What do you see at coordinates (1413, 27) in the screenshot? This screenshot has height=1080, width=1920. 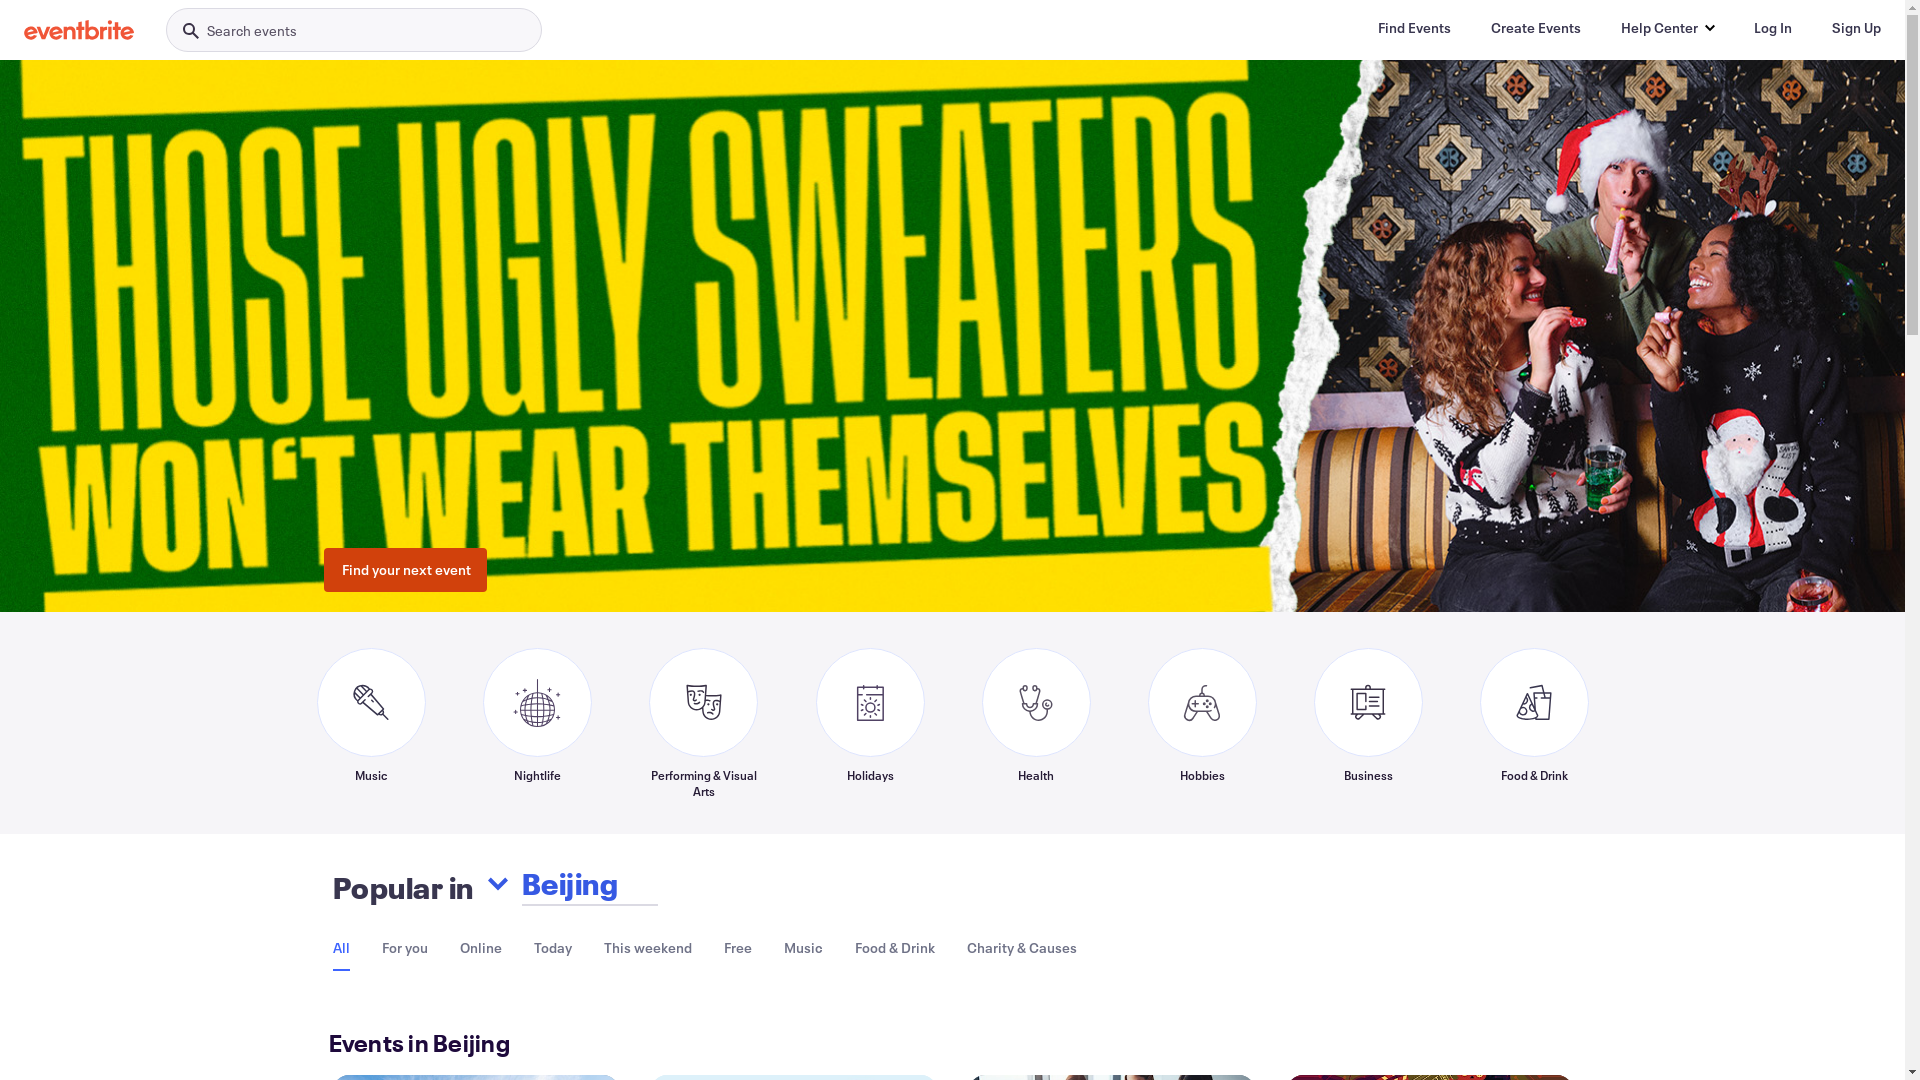 I see `'Find Events'` at bounding box center [1413, 27].